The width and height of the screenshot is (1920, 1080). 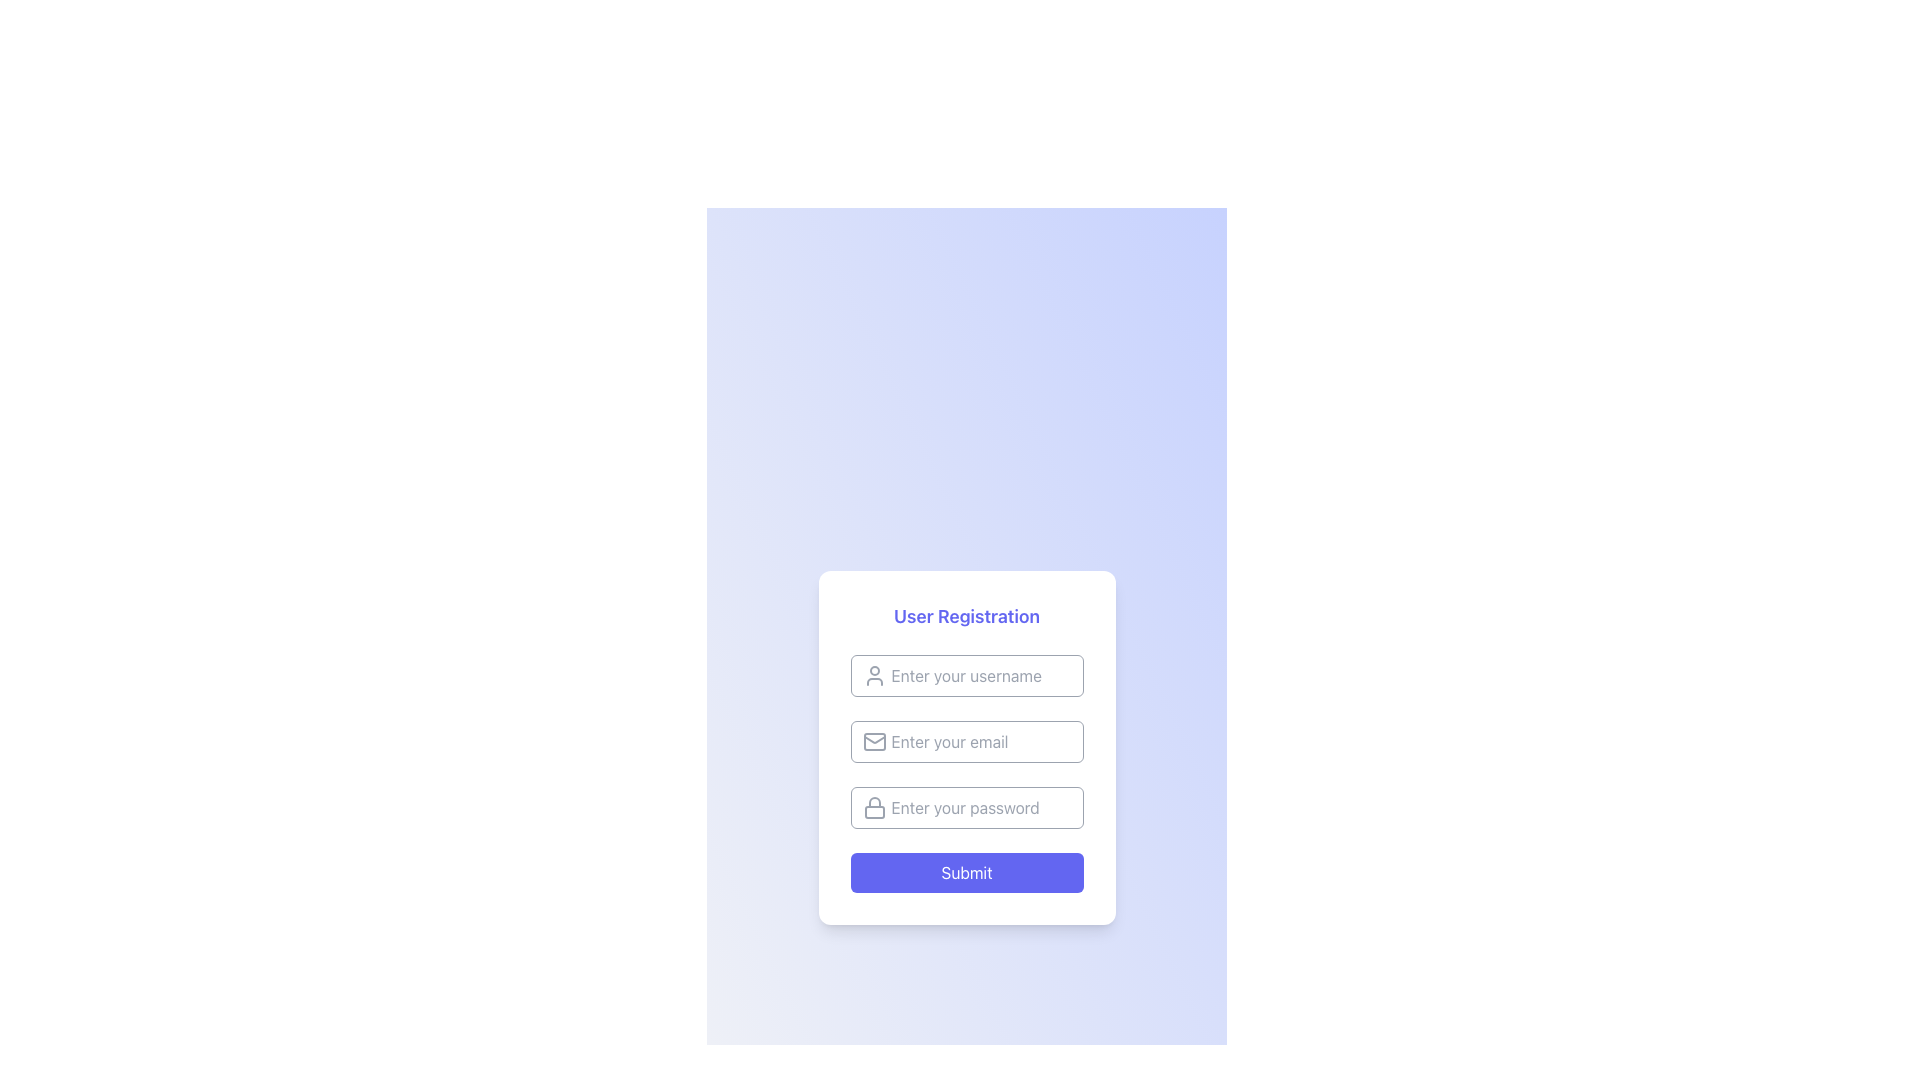 What do you see at coordinates (874, 675) in the screenshot?
I see `the decorative SVG icon located on the left side of the first input field in the 'User Registration' form, which visually represents the purpose of the input related to user information` at bounding box center [874, 675].